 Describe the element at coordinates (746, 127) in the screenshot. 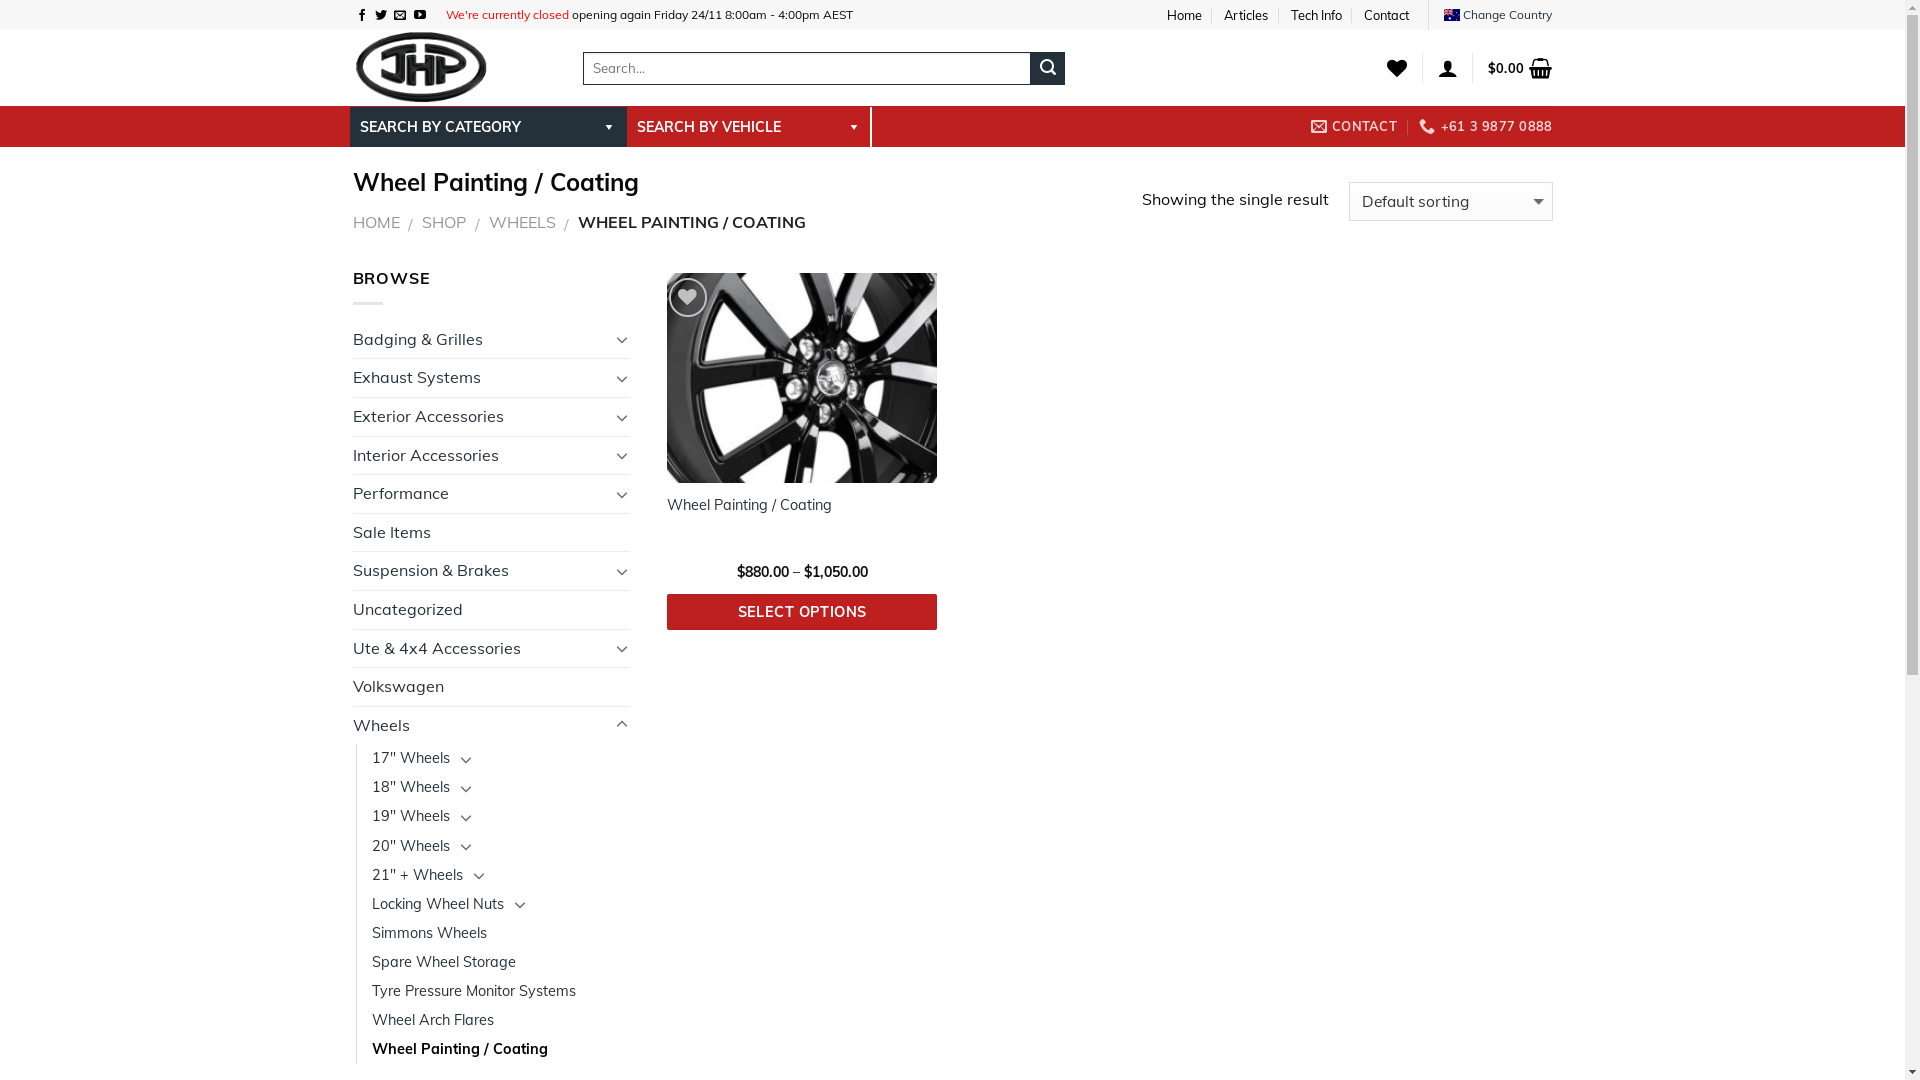

I see `'SEARCH BY VEHICLE'` at that location.